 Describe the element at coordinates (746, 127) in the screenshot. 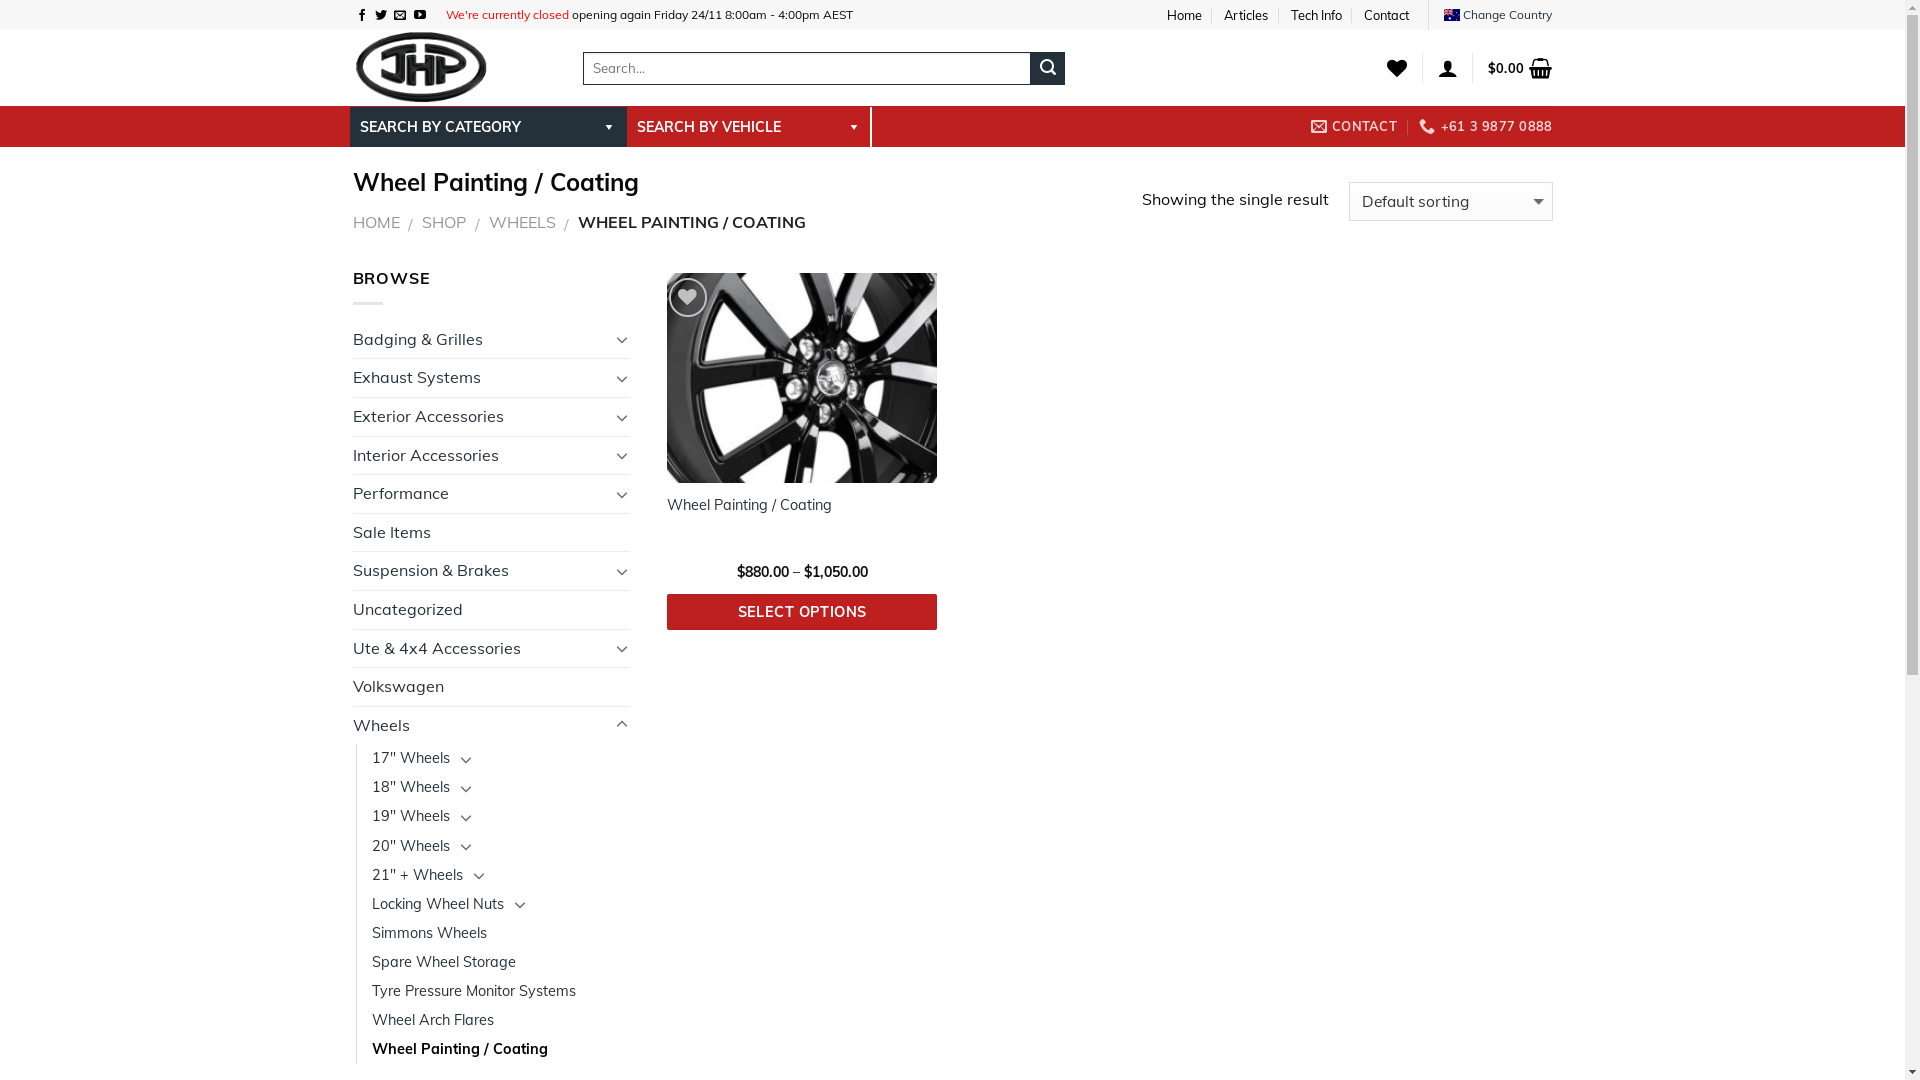

I see `'SEARCH BY VEHICLE'` at that location.